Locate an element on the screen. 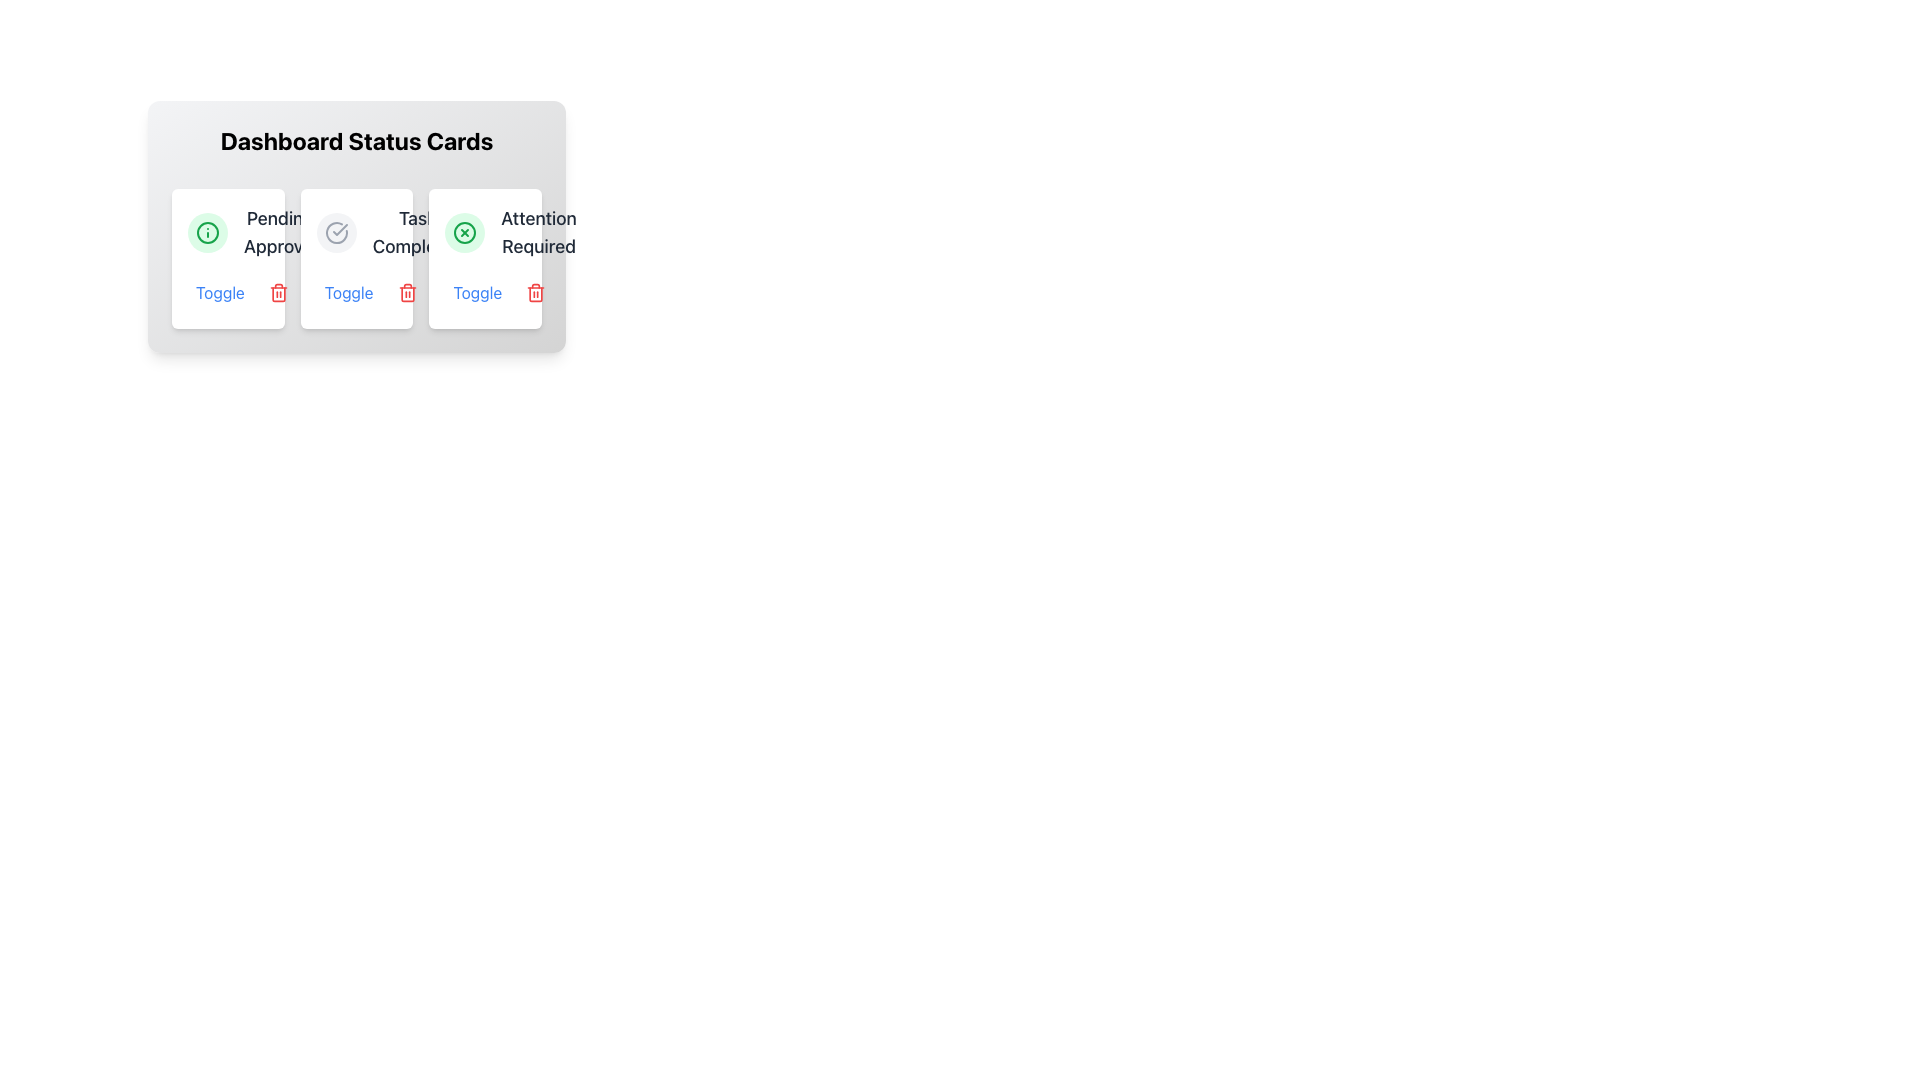 This screenshot has height=1080, width=1920. the text label that reads 'Attention Required', which is displayed in bold dark gray font in the top-right card of the dashboard is located at coordinates (485, 231).